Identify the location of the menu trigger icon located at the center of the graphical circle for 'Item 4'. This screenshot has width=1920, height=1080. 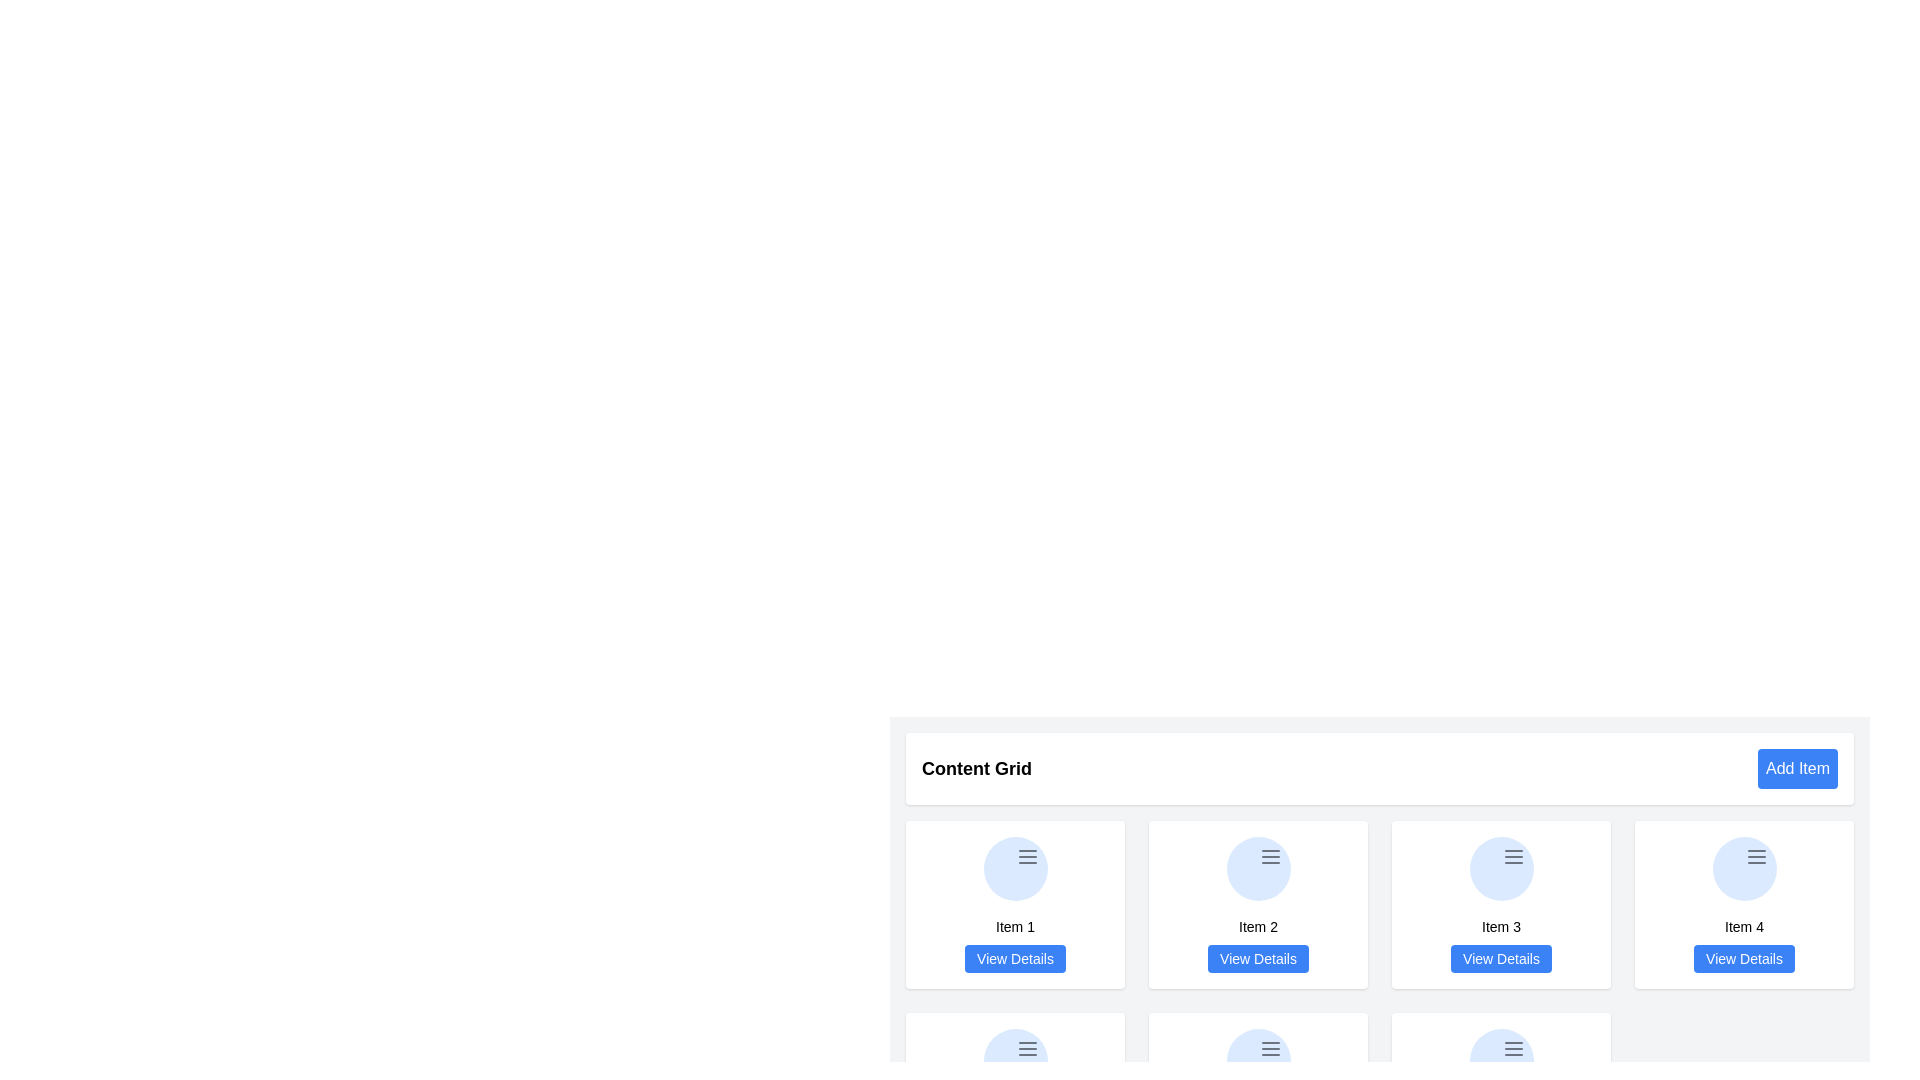
(1269, 1048).